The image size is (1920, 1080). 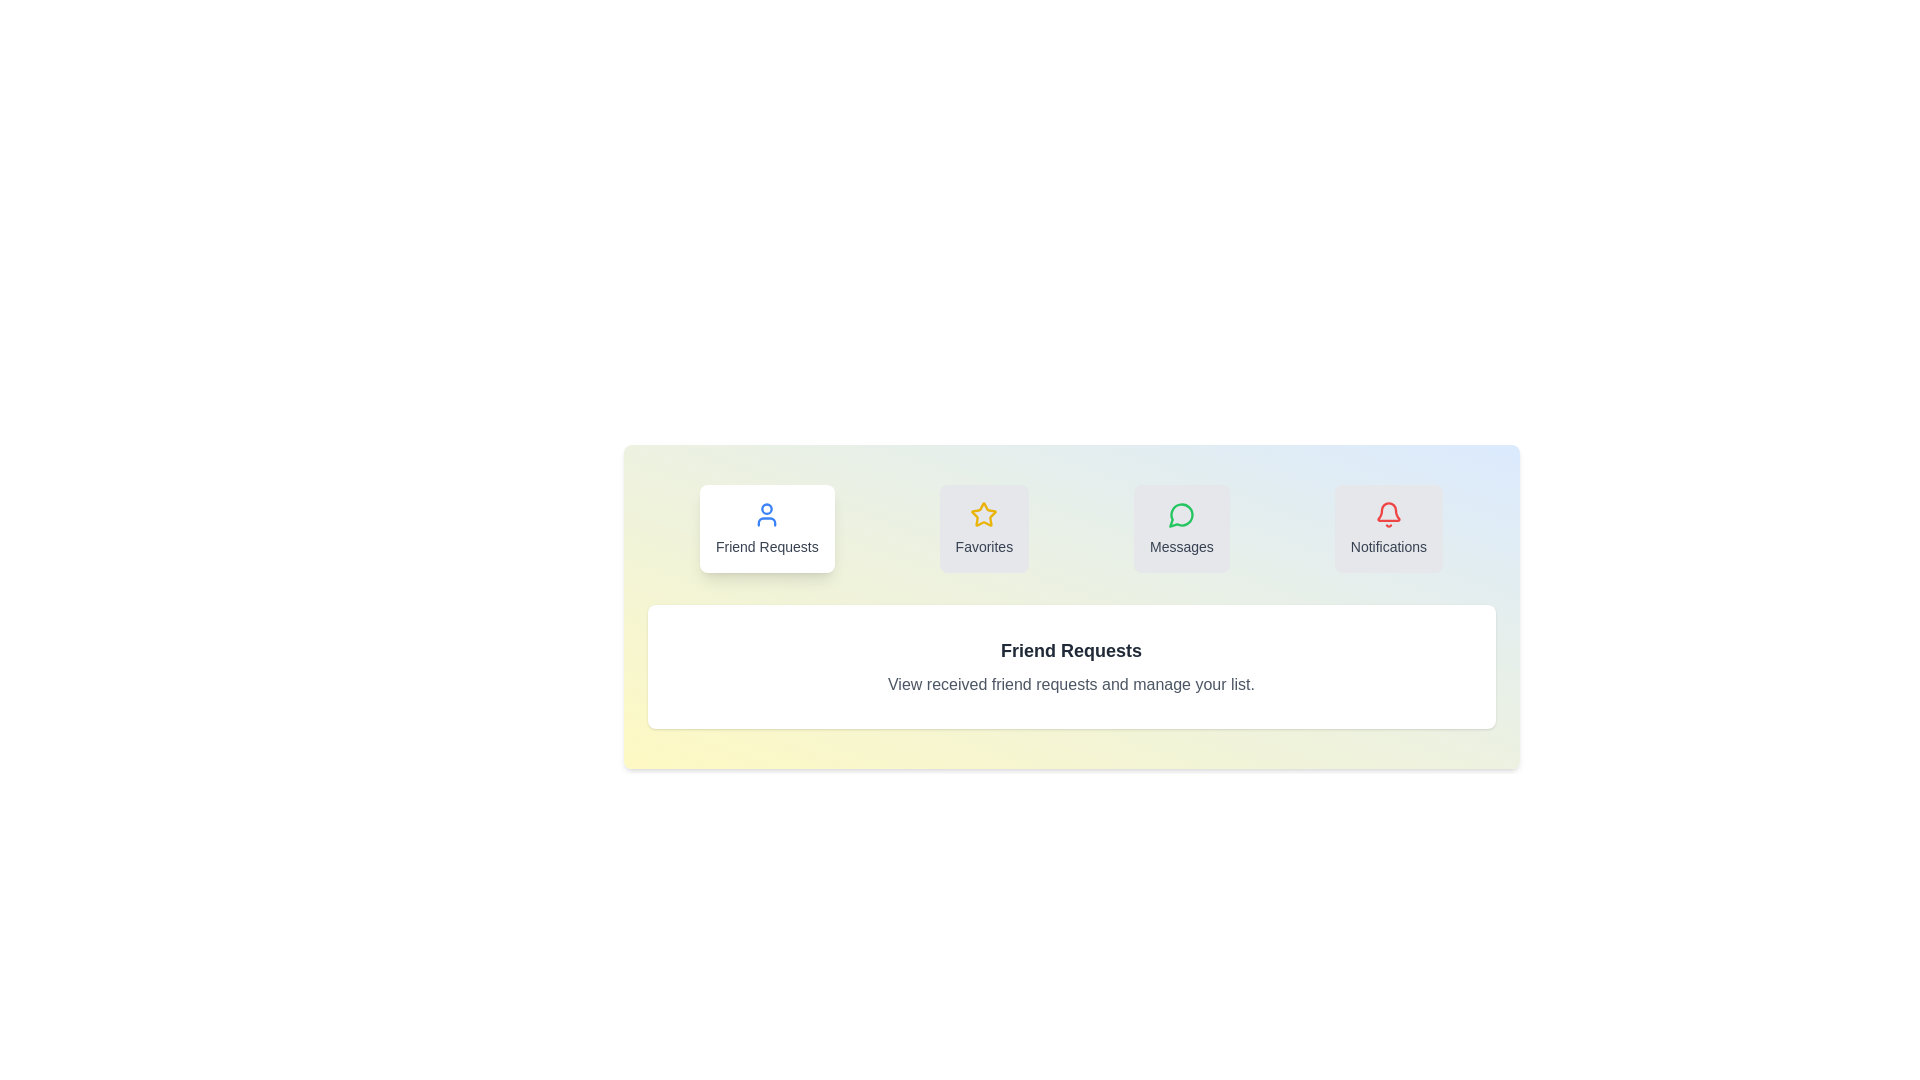 What do you see at coordinates (766, 527) in the screenshot?
I see `the 'Friend Requests' tab to activate it` at bounding box center [766, 527].